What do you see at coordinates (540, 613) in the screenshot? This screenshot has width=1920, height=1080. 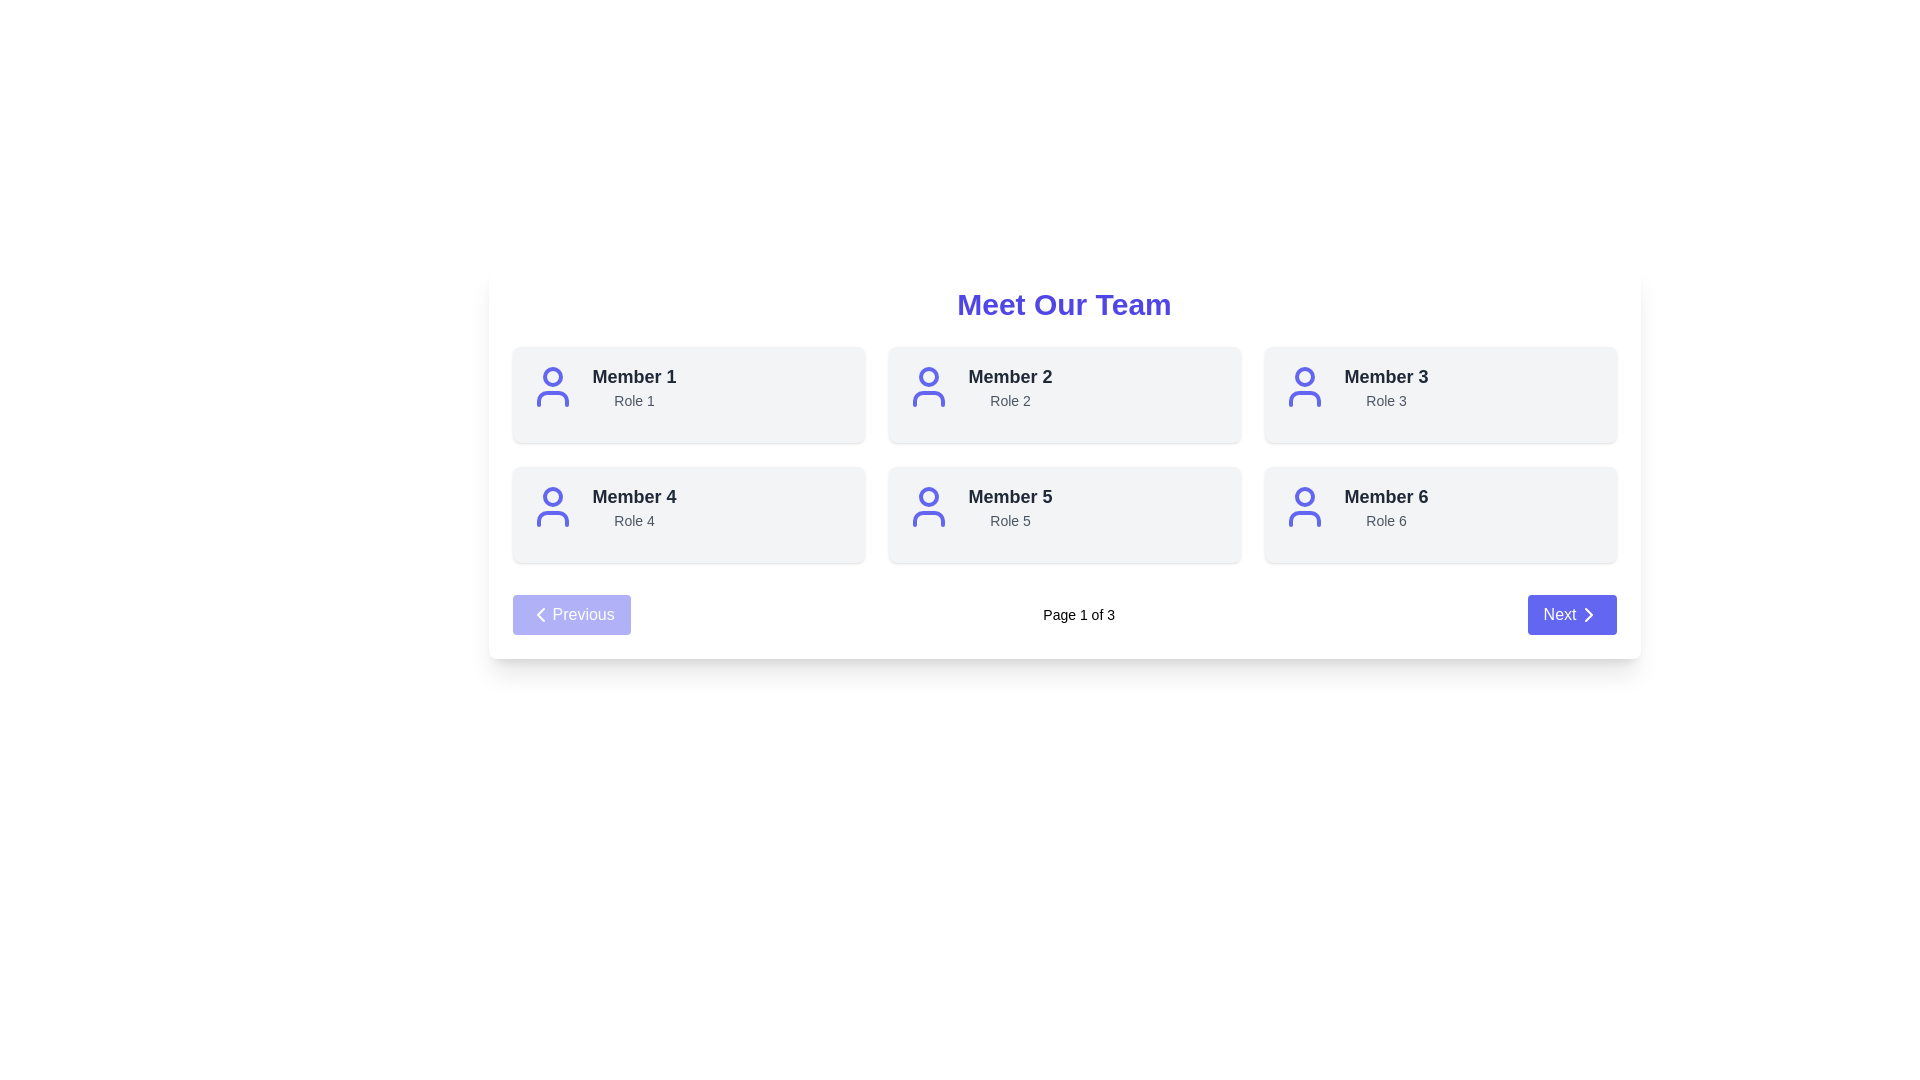 I see `the leftward-pointing chevron arrow icon located within the 'Previous' button in the navigation interface` at bounding box center [540, 613].